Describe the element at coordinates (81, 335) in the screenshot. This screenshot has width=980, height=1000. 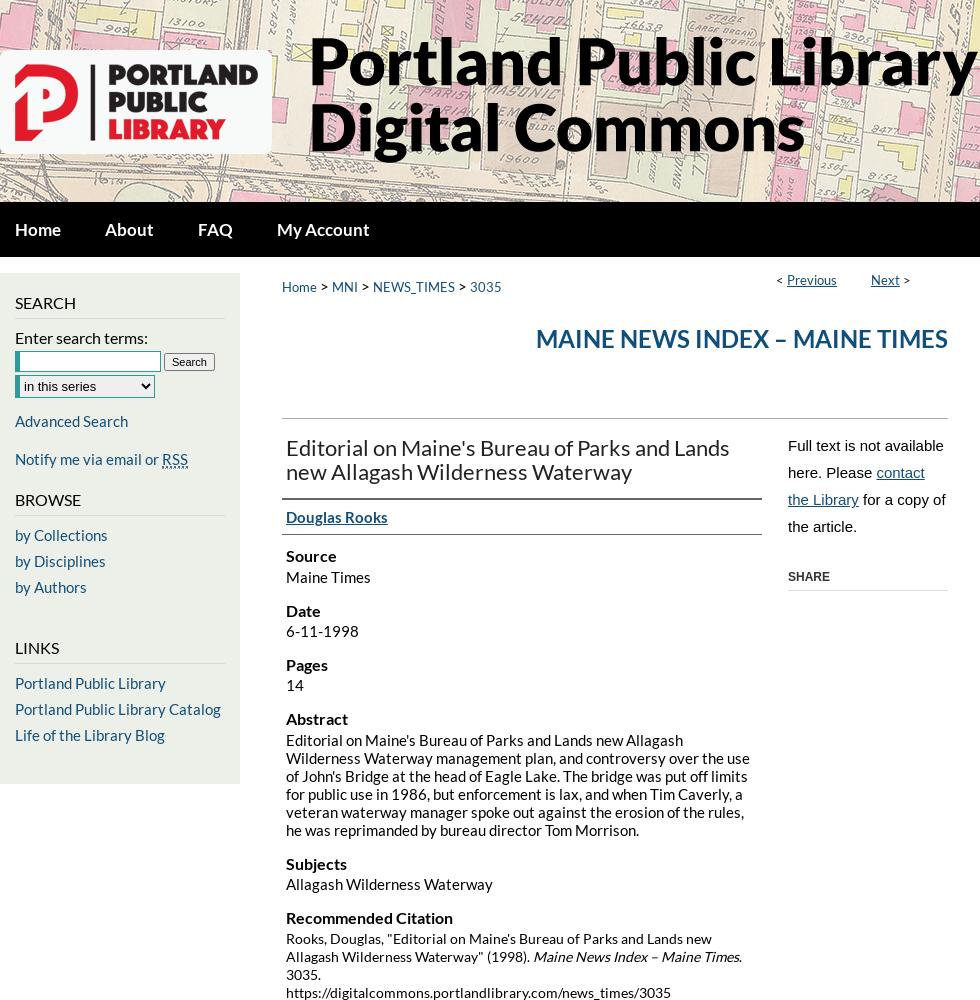
I see `'Enter search terms:'` at that location.